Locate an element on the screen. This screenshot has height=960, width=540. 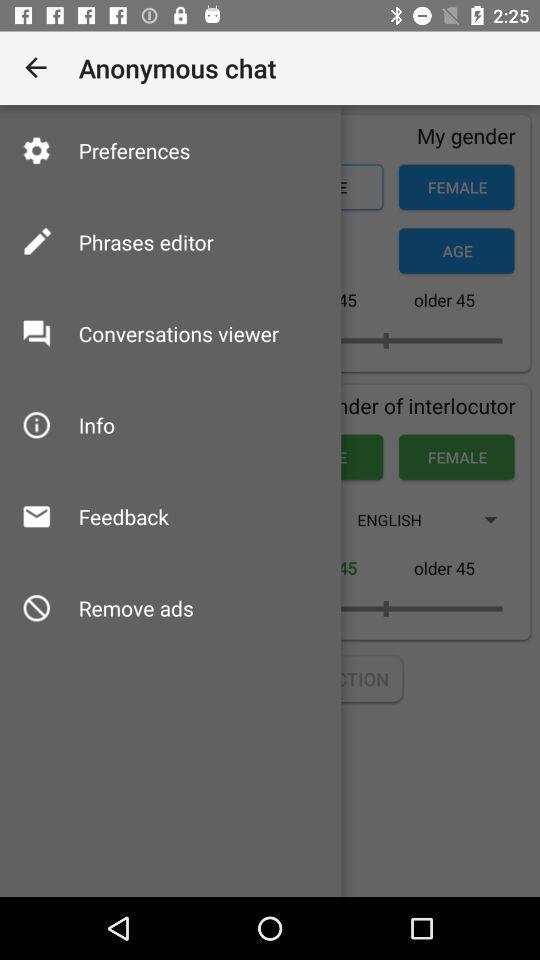
icon above phrases editor item is located at coordinates (134, 149).